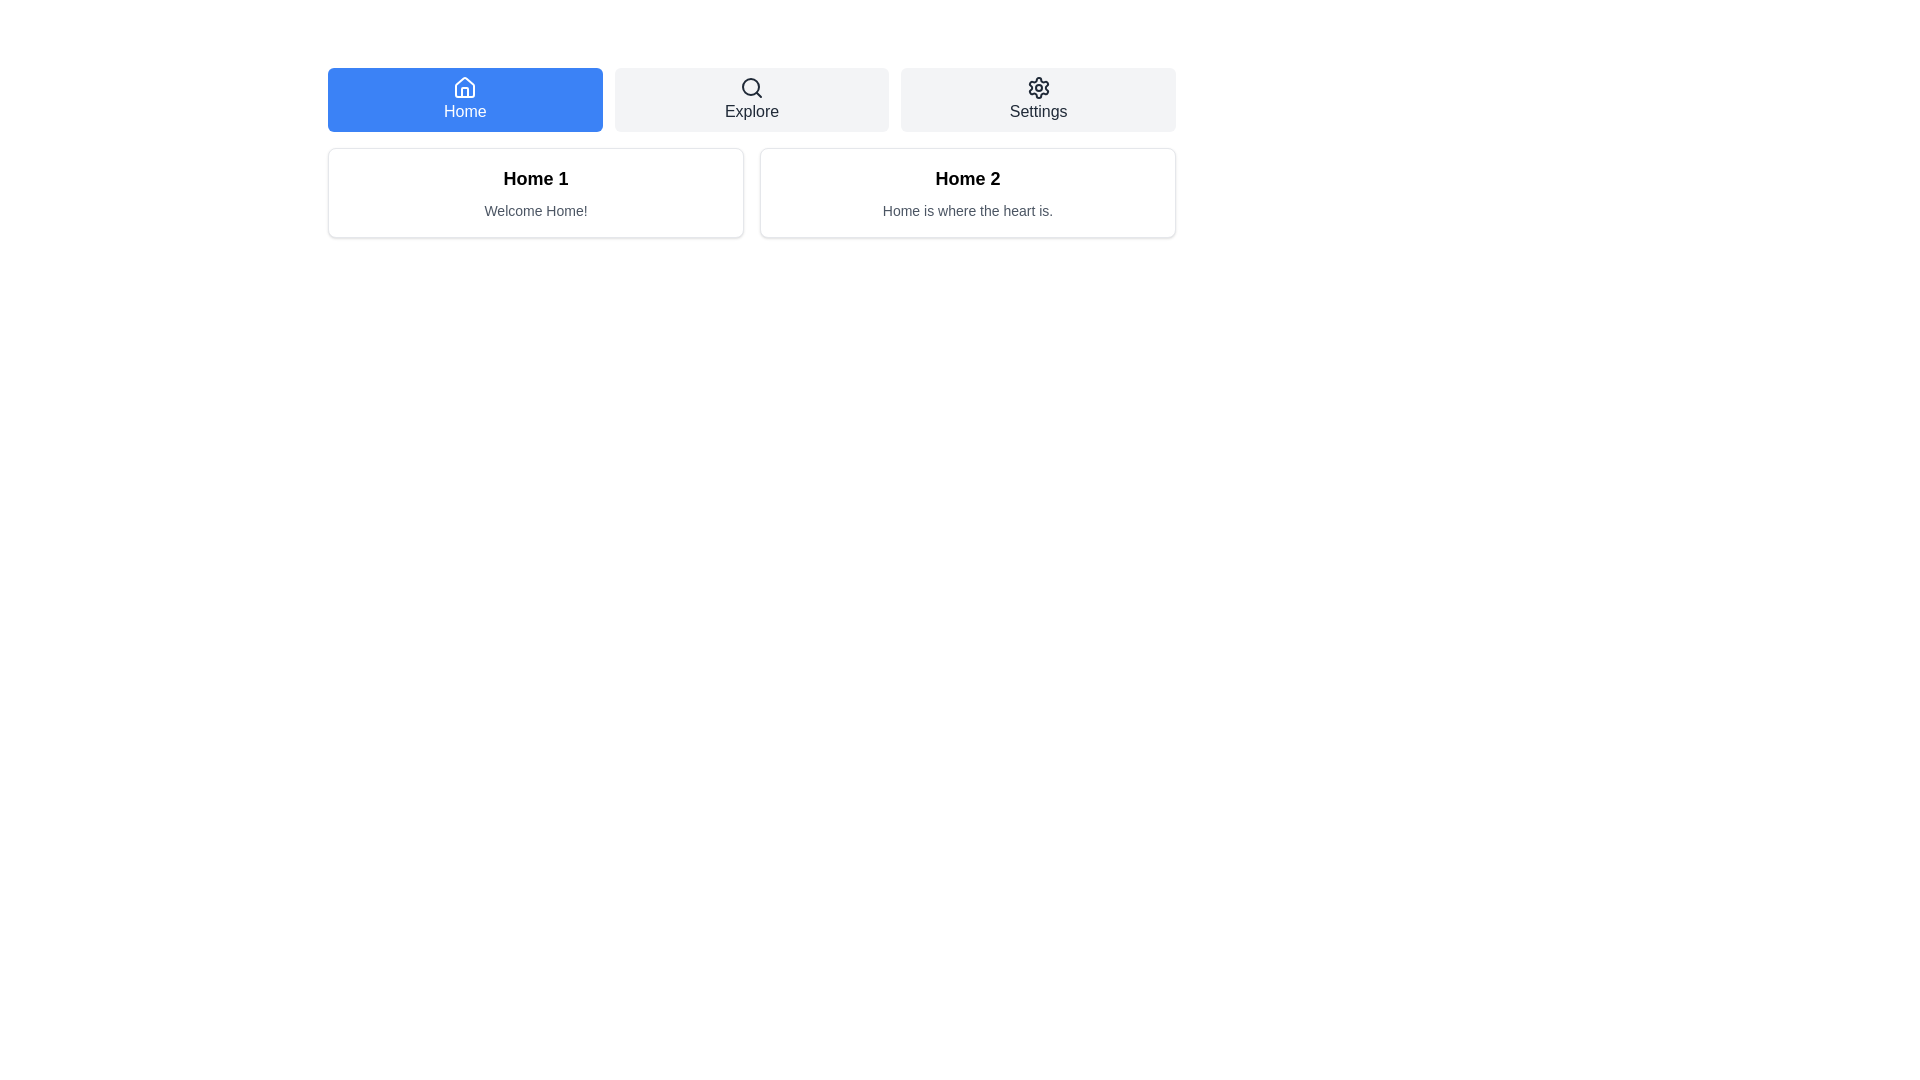 The height and width of the screenshot is (1080, 1920). Describe the element at coordinates (968, 211) in the screenshot. I see `the static text snippet that reads 'Home is where the heart is.' located in the second highlighted section labeled 'Home 2.'` at that location.